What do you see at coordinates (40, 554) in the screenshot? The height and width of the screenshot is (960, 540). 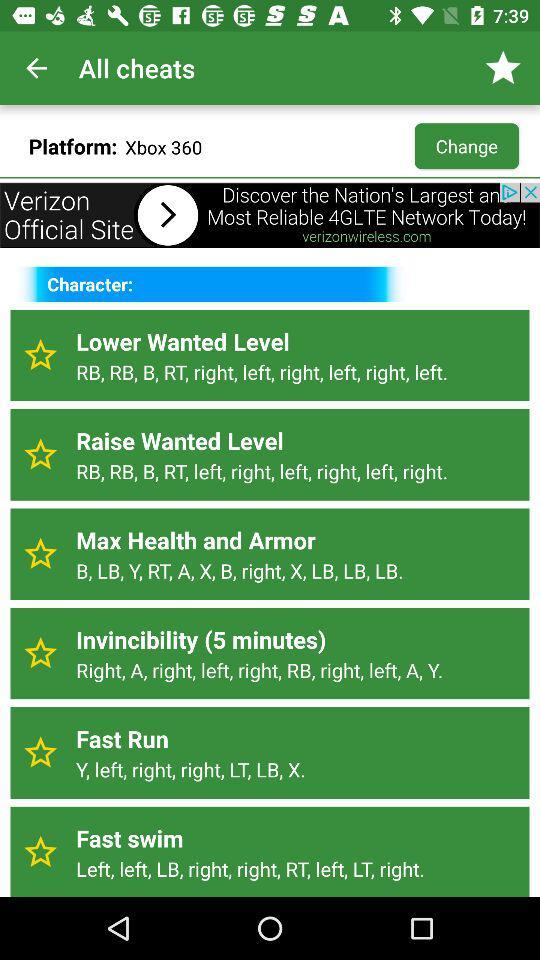 I see `favorite character` at bounding box center [40, 554].